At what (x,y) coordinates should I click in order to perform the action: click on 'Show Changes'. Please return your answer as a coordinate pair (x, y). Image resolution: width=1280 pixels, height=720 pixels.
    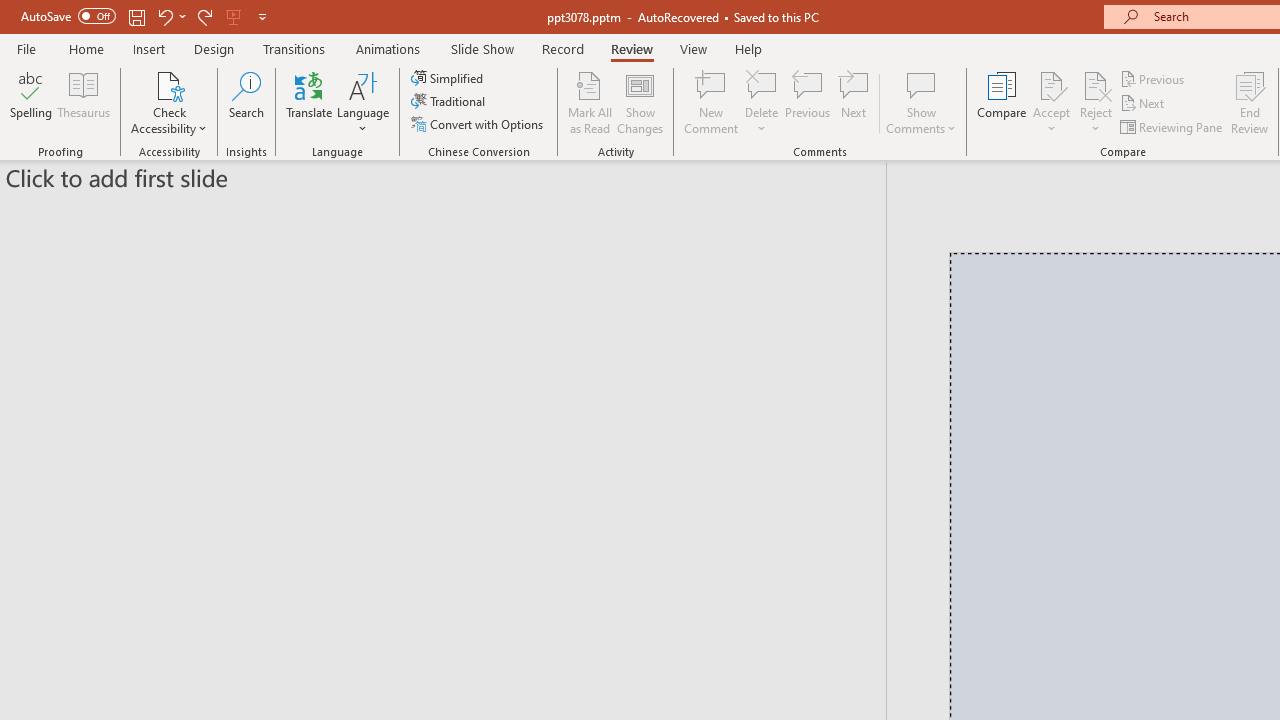
    Looking at the image, I should click on (640, 103).